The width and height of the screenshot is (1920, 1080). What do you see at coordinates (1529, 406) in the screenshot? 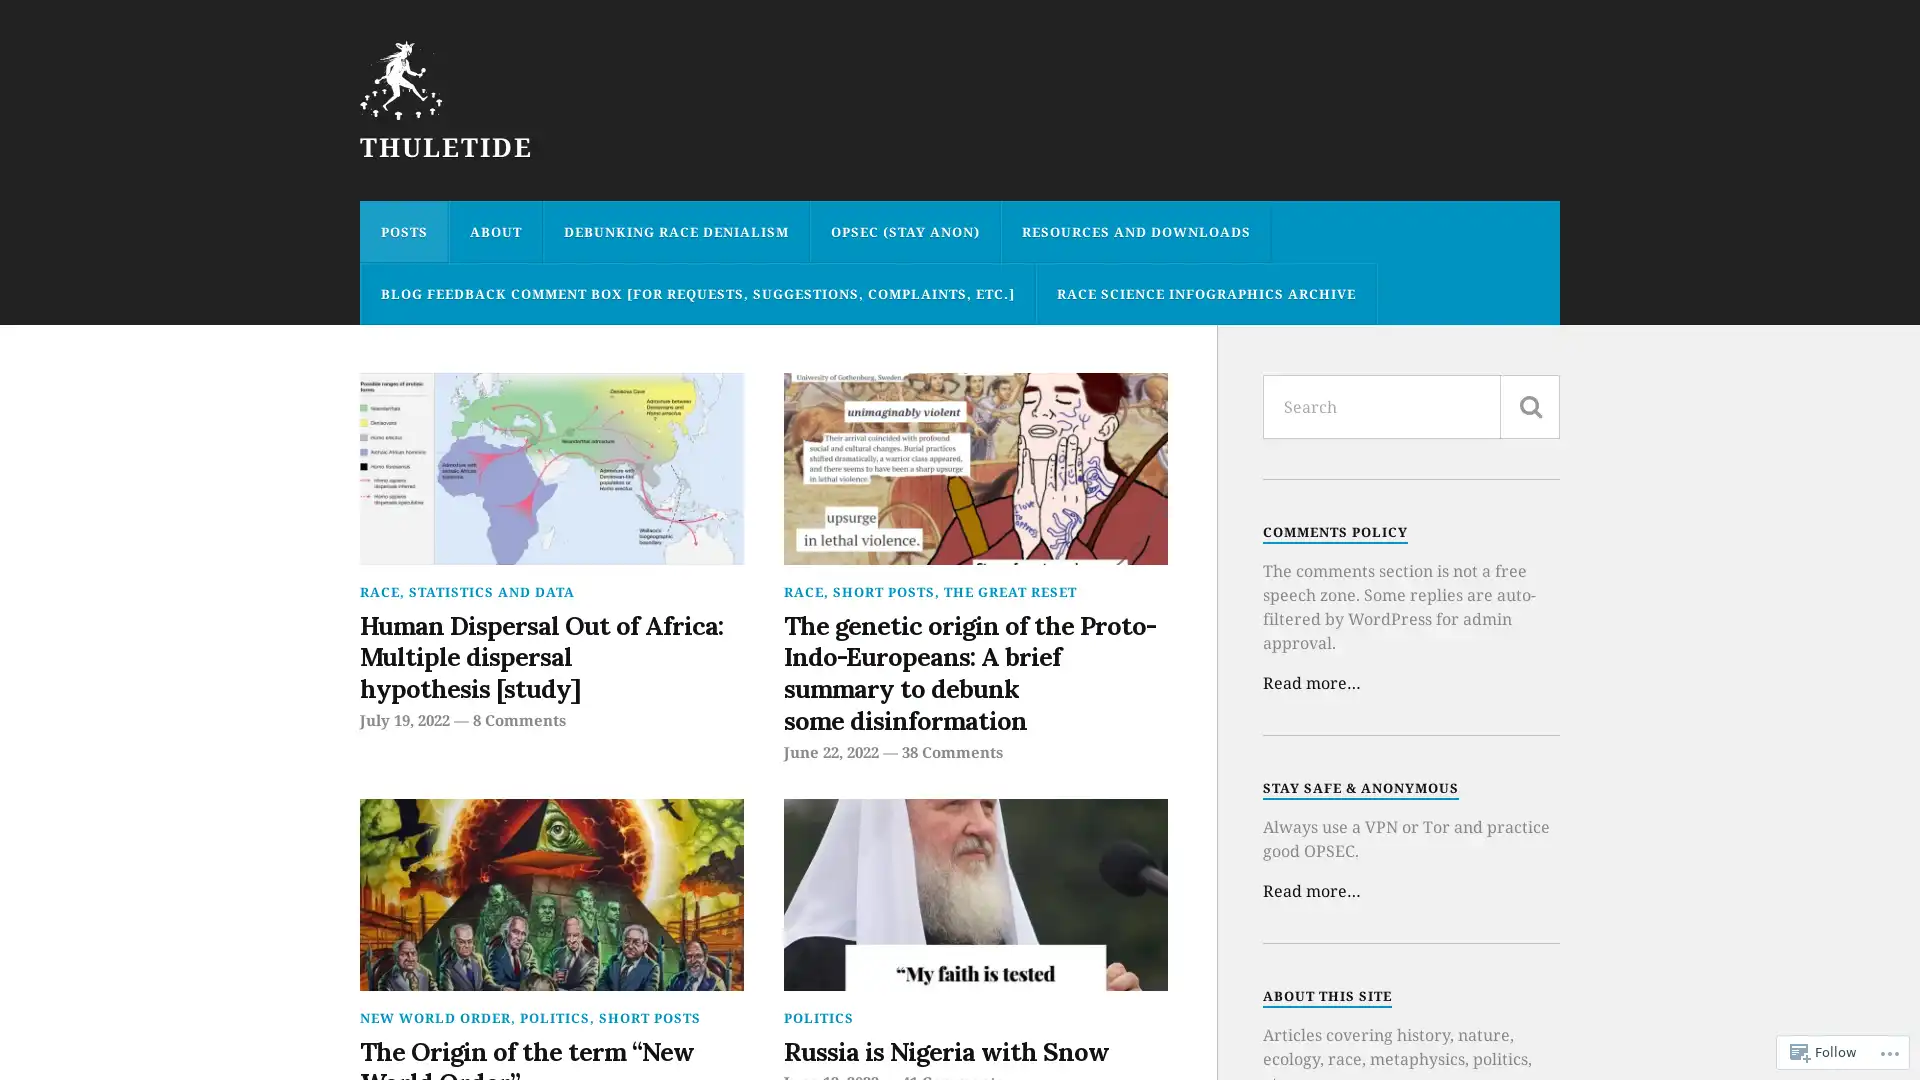
I see `Search` at bounding box center [1529, 406].